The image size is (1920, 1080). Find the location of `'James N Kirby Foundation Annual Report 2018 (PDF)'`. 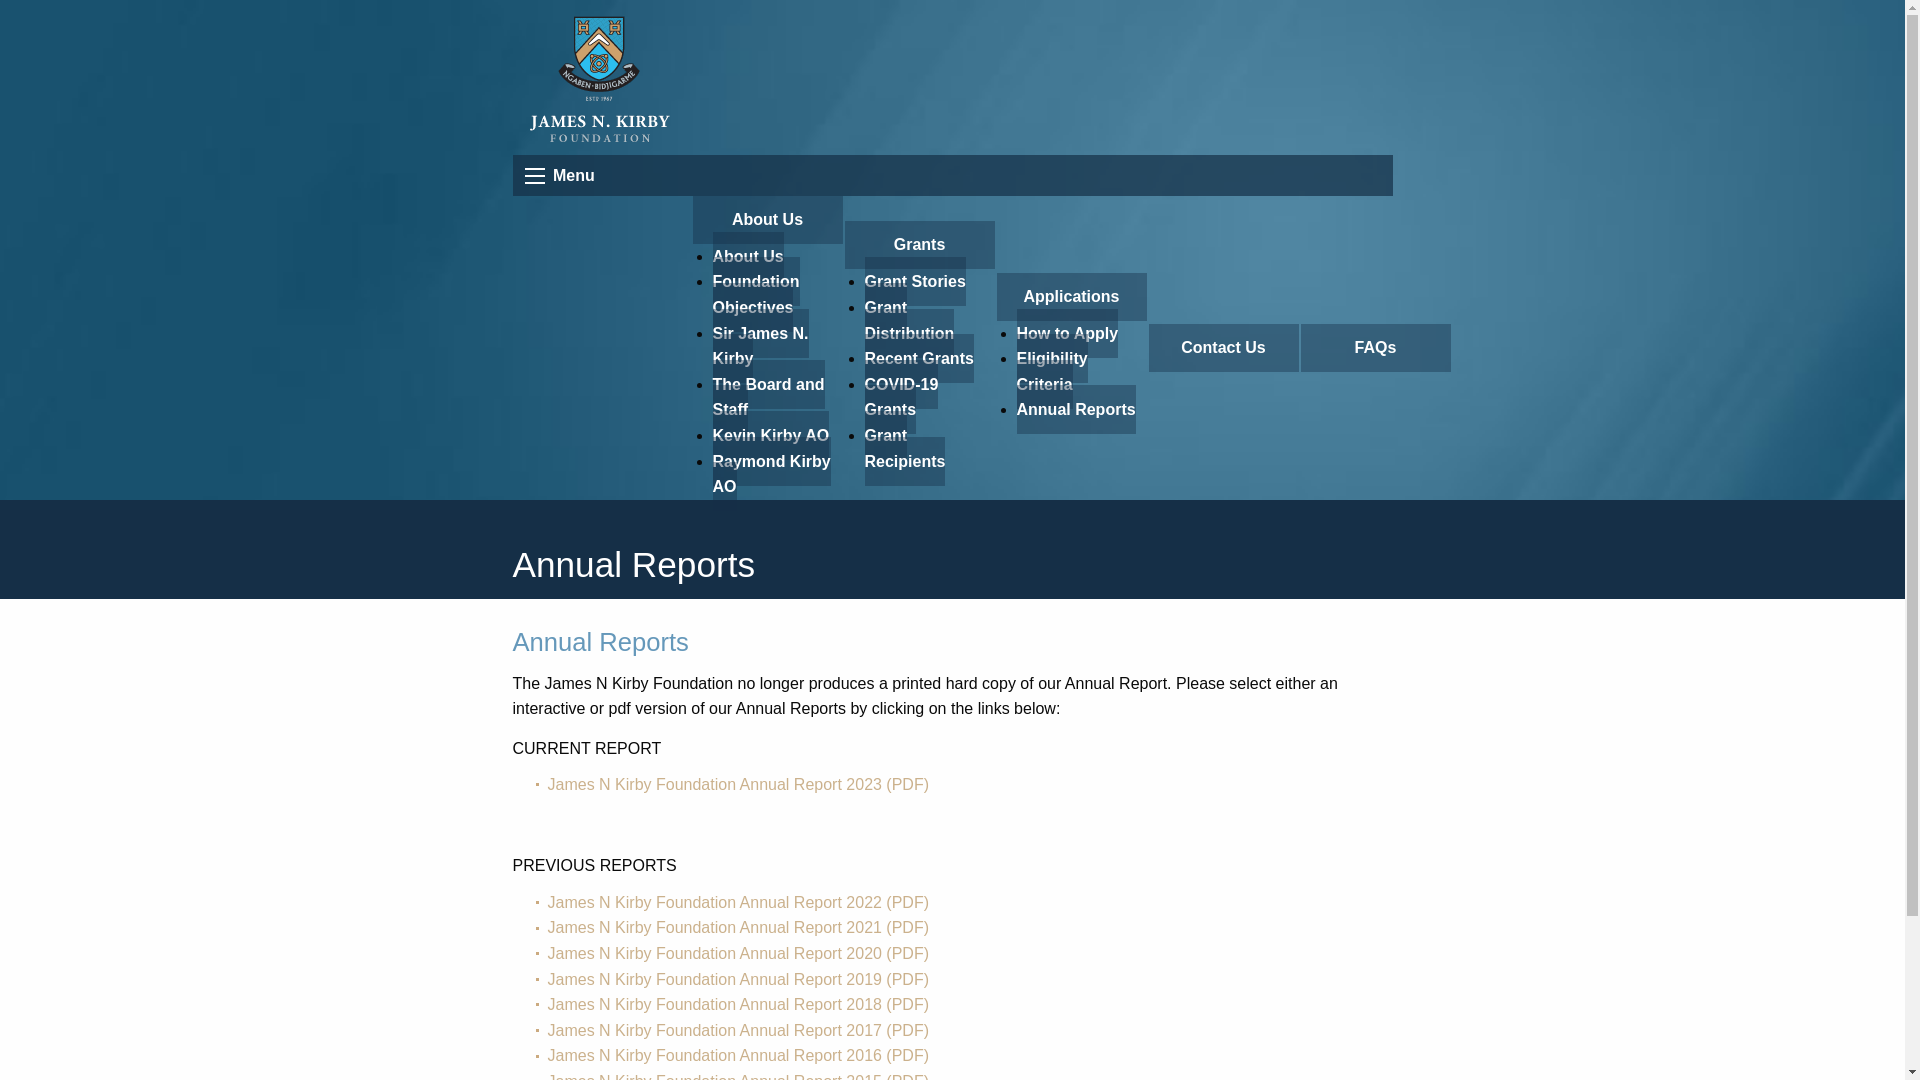

'James N Kirby Foundation Annual Report 2018 (PDF)' is located at coordinates (738, 1004).